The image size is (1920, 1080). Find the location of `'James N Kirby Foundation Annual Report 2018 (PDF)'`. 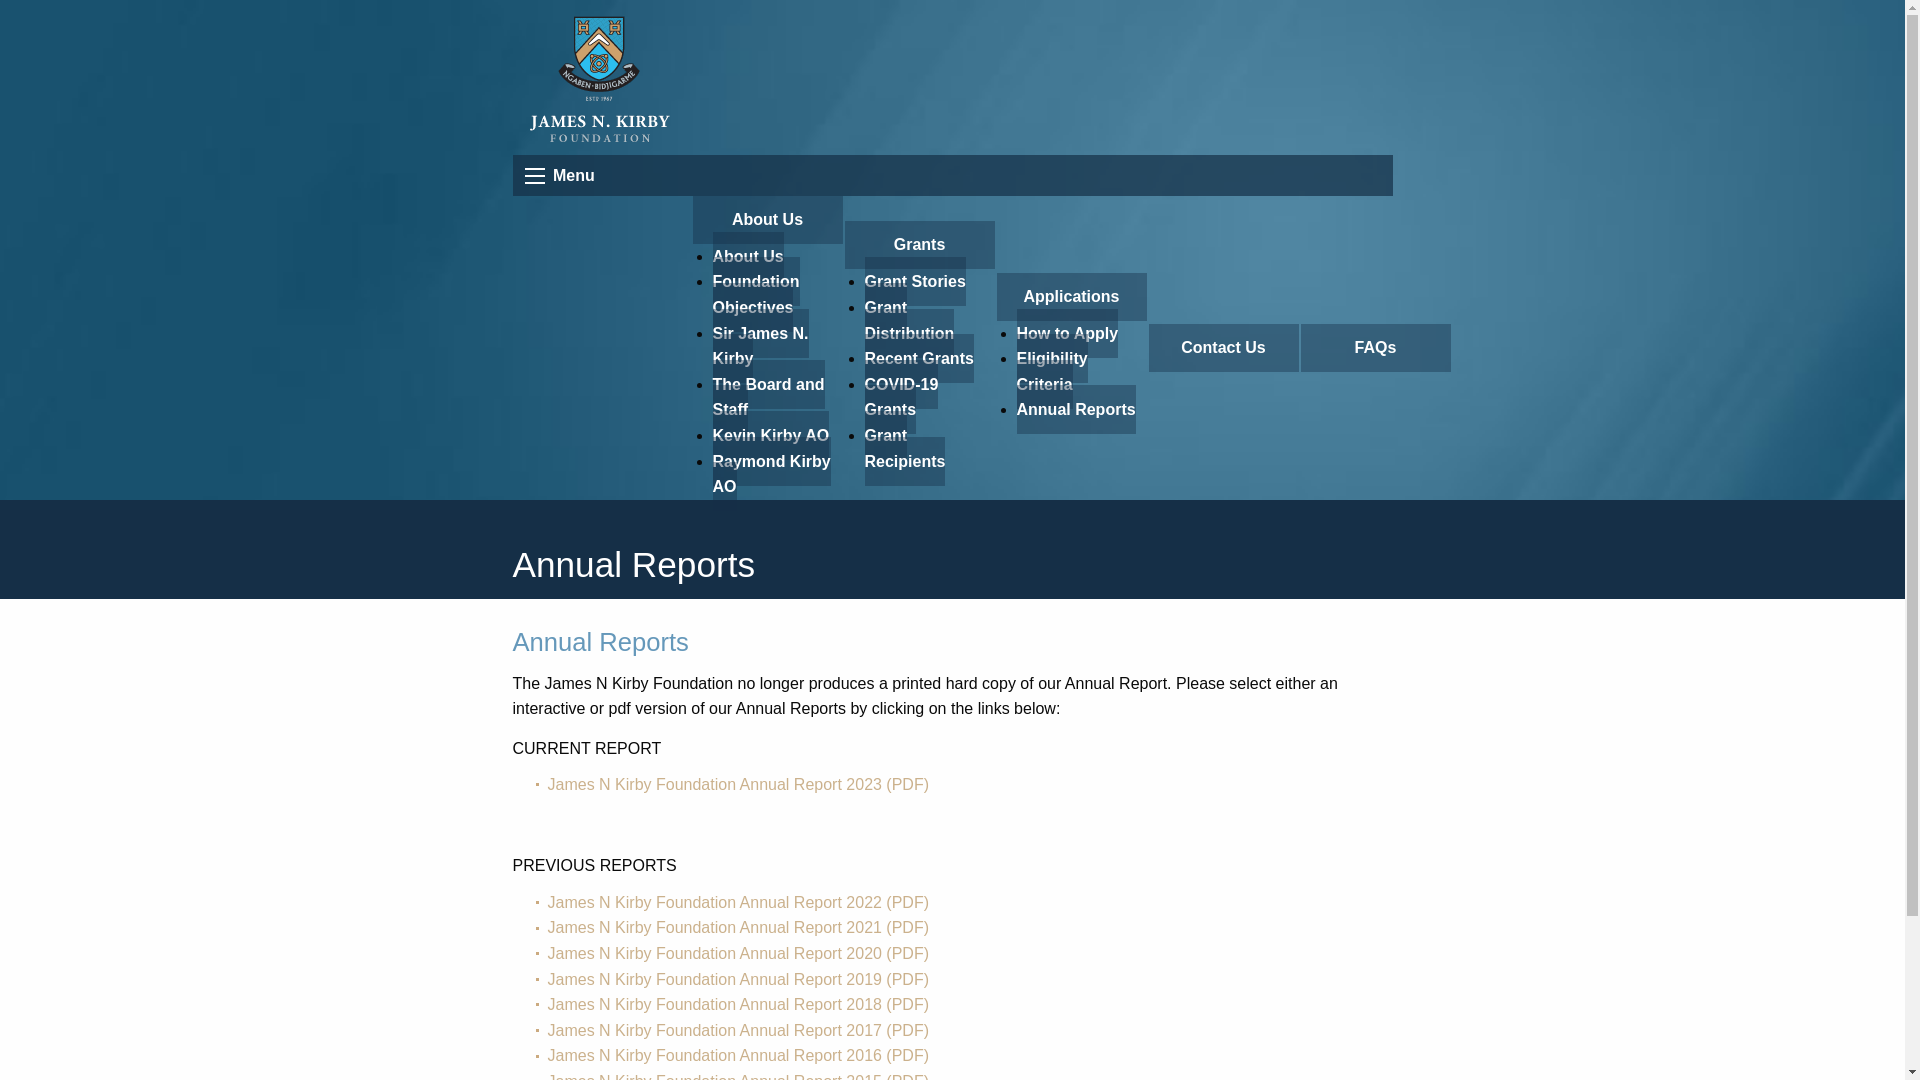

'James N Kirby Foundation Annual Report 2018 (PDF)' is located at coordinates (738, 1004).